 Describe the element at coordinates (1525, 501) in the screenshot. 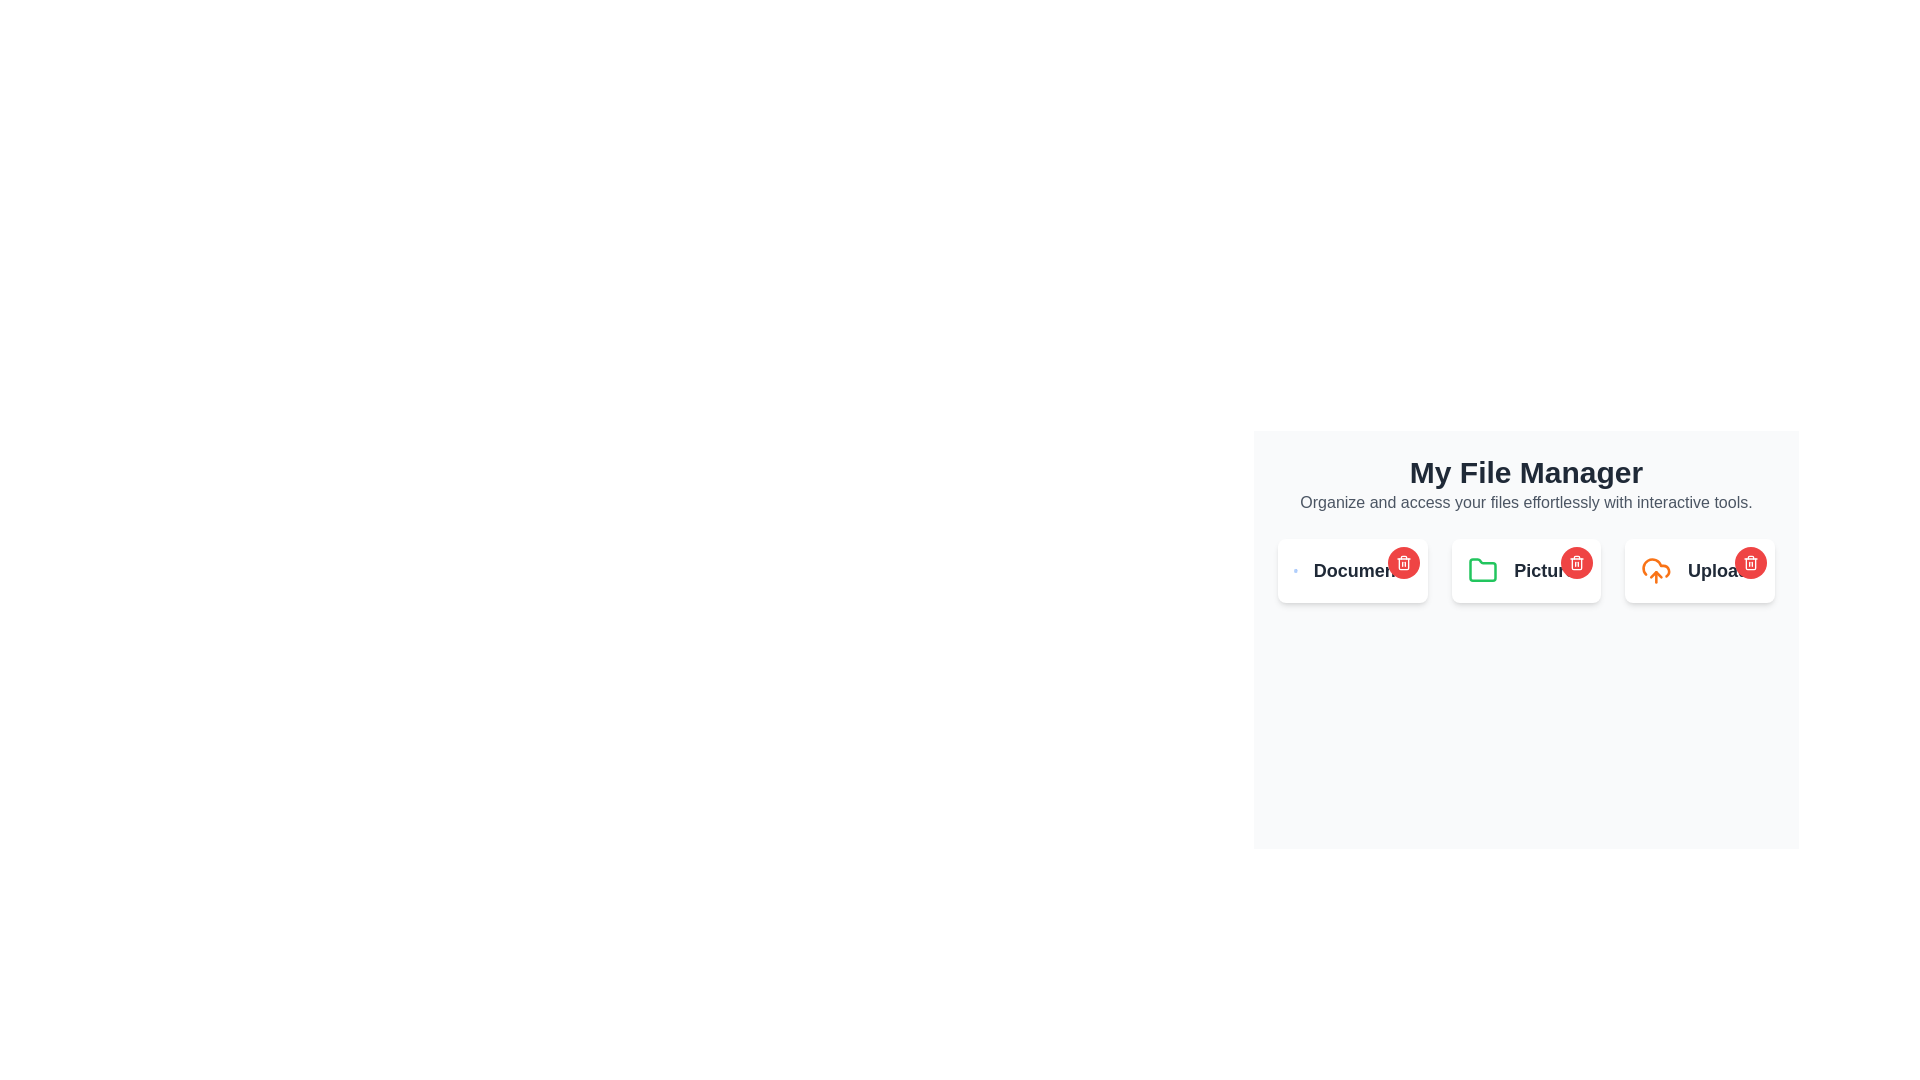

I see `the text label that reads 'Organize and access your files effortlessly with interactive tools.', which is styled in gray and positioned below the title 'My File Manager'` at that location.